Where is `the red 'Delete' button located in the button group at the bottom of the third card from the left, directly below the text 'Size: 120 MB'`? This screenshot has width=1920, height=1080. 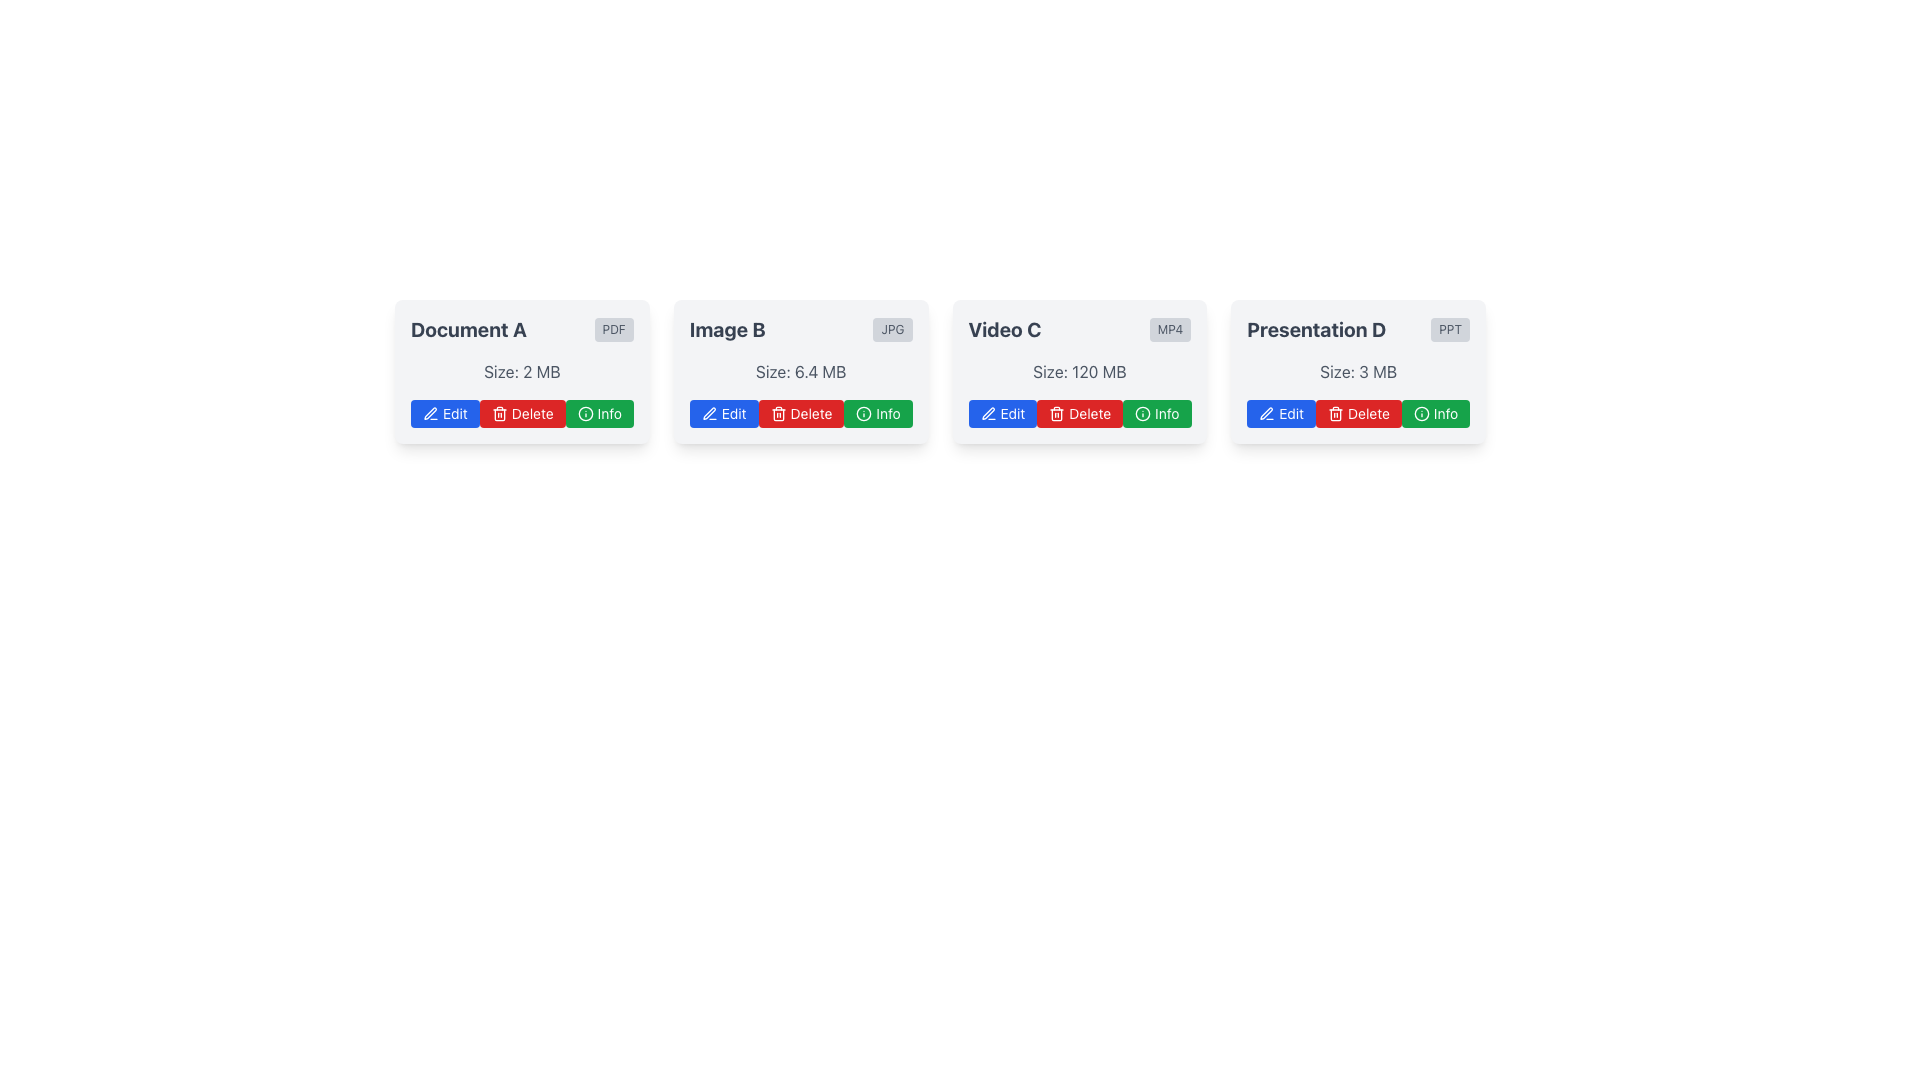
the red 'Delete' button located in the button group at the bottom of the third card from the left, directly below the text 'Size: 120 MB' is located at coordinates (1078, 412).